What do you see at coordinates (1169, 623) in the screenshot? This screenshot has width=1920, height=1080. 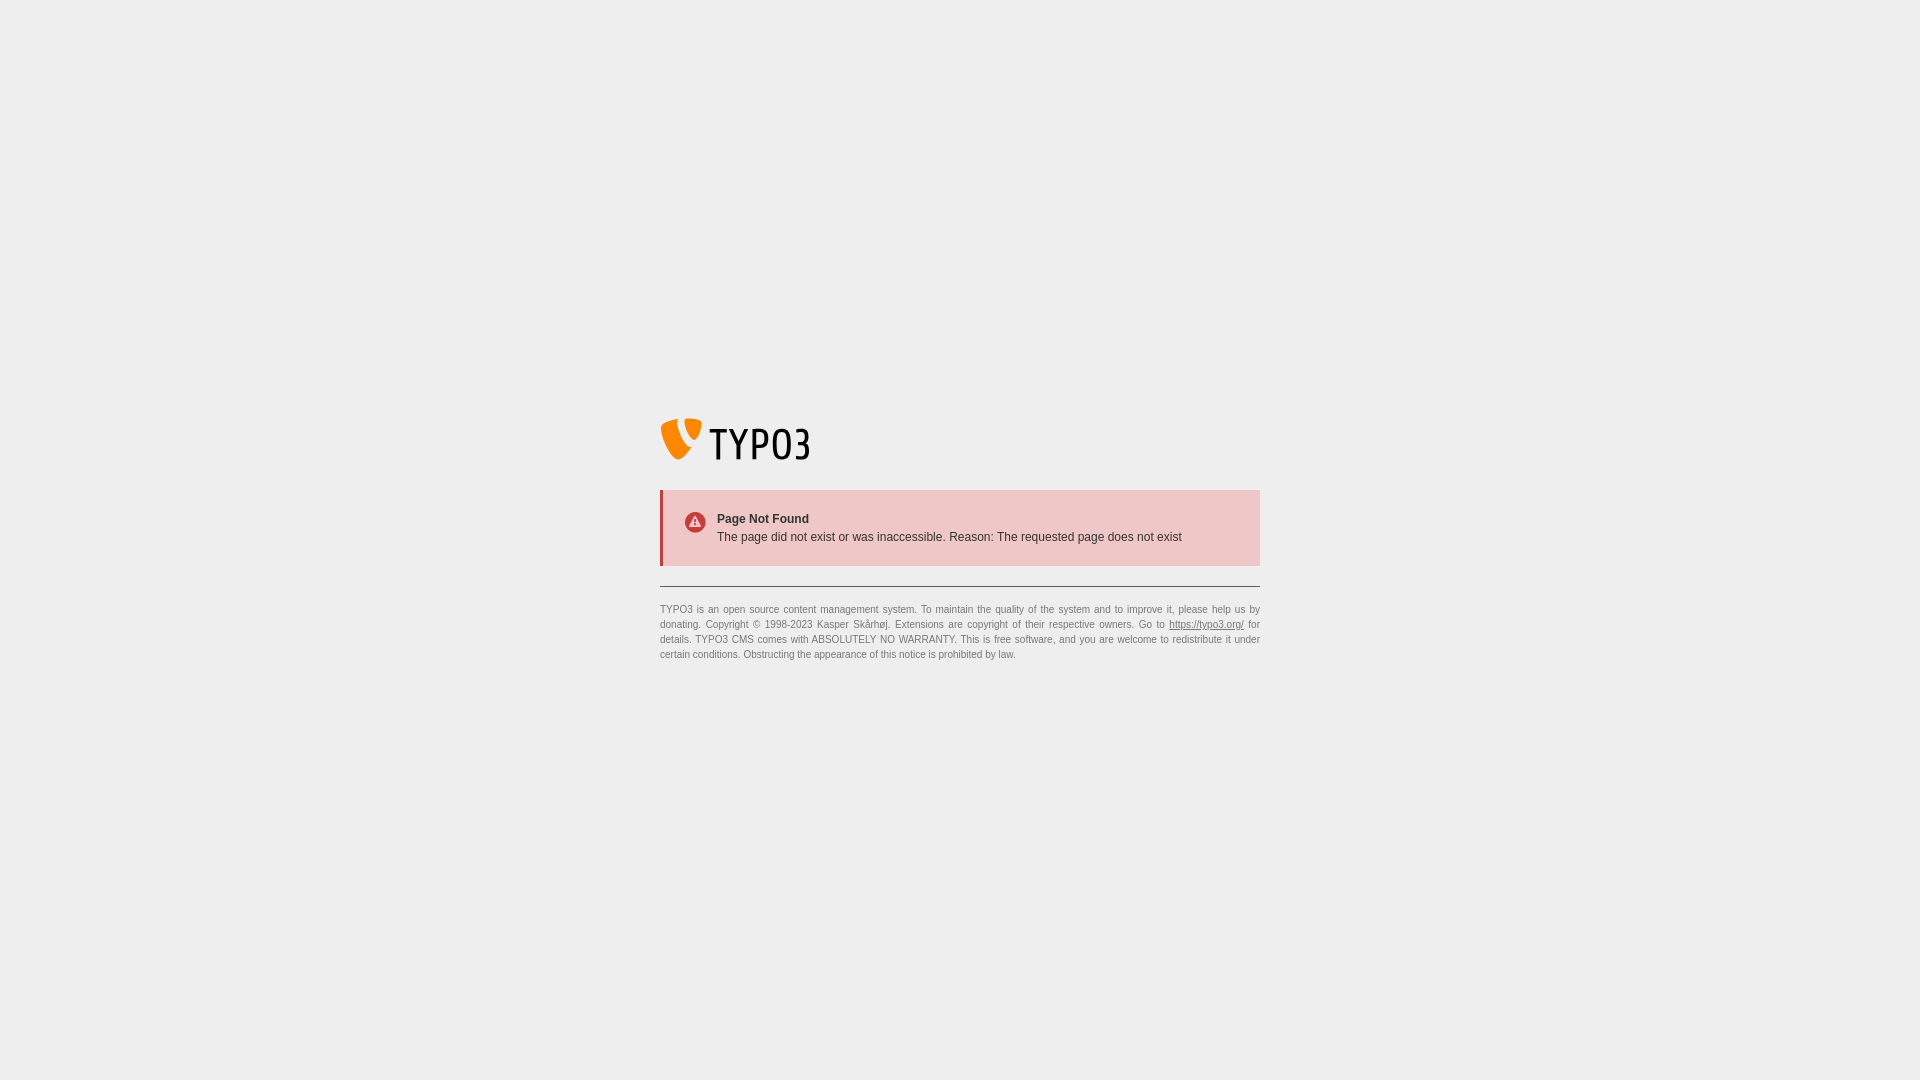 I see `'https://typo3.org/'` at bounding box center [1169, 623].